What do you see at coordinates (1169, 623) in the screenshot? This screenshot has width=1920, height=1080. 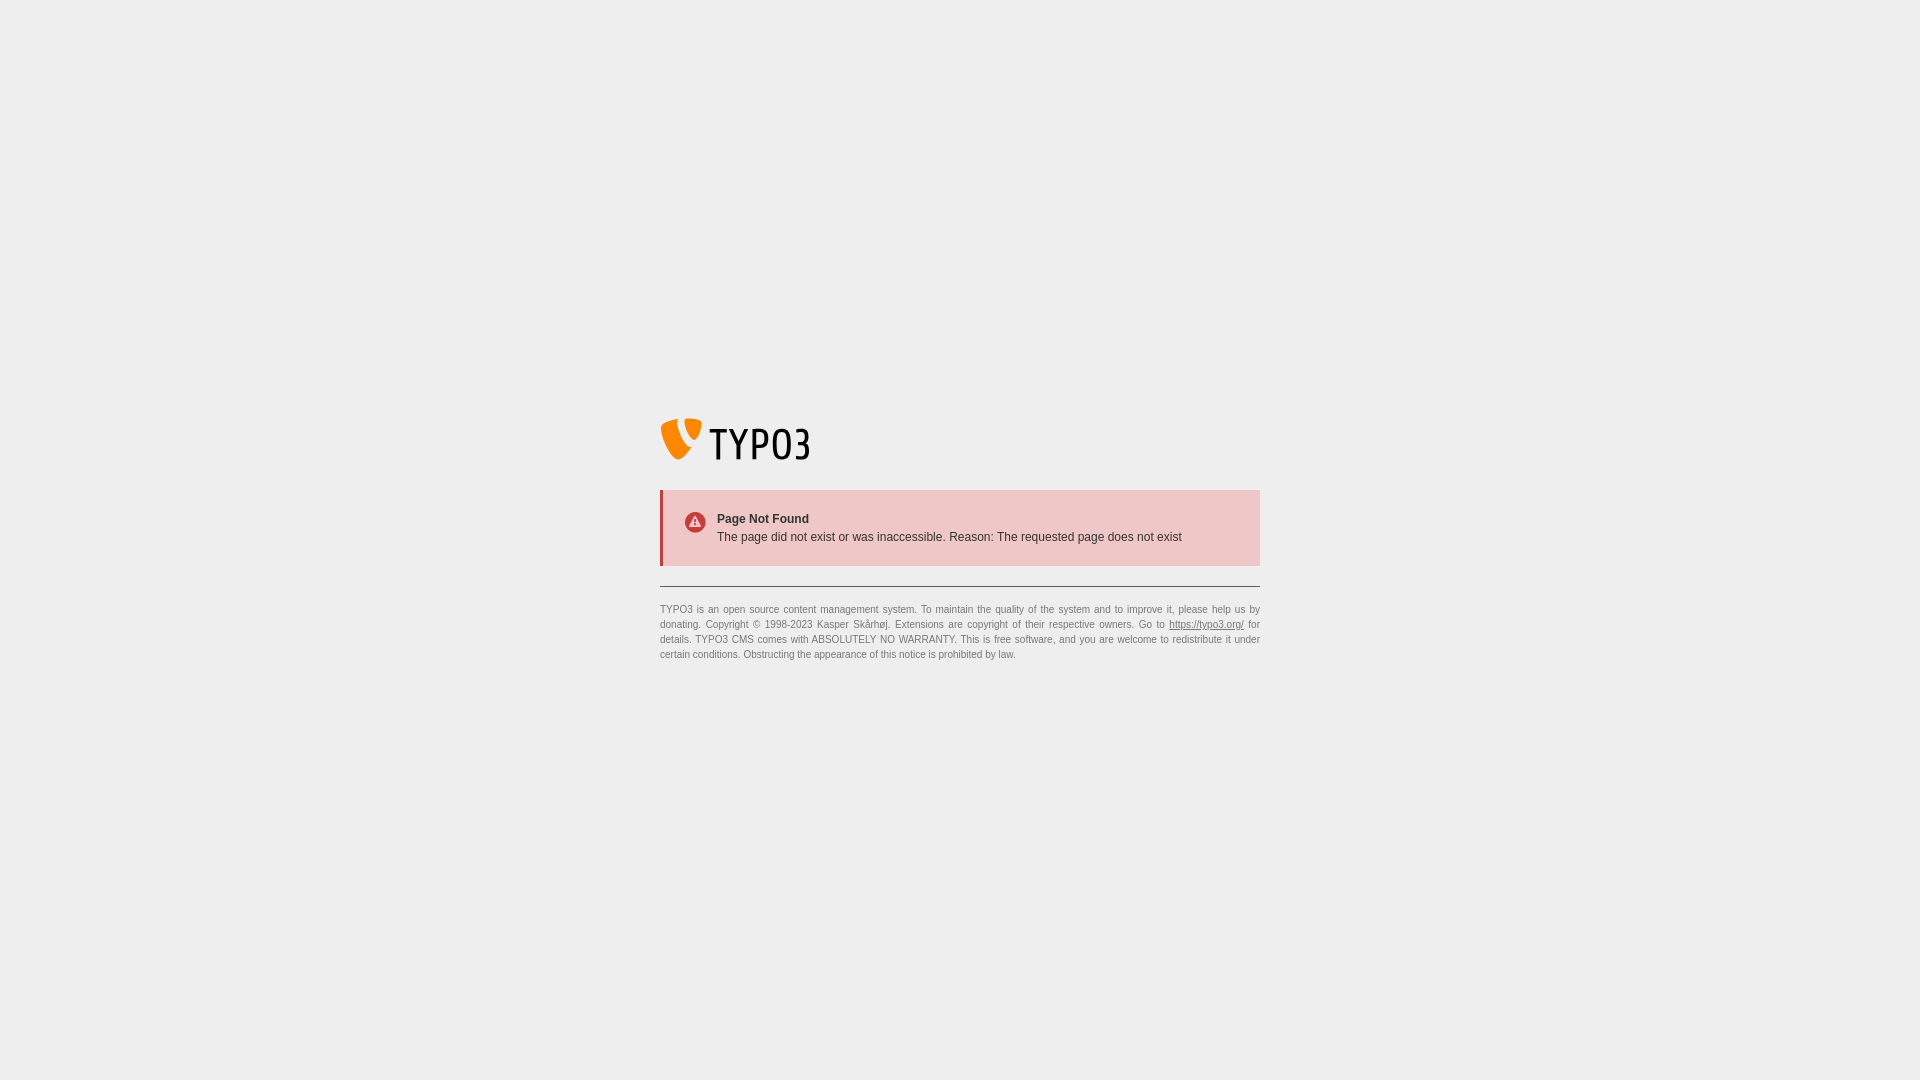 I see `'https://typo3.org/'` at bounding box center [1169, 623].